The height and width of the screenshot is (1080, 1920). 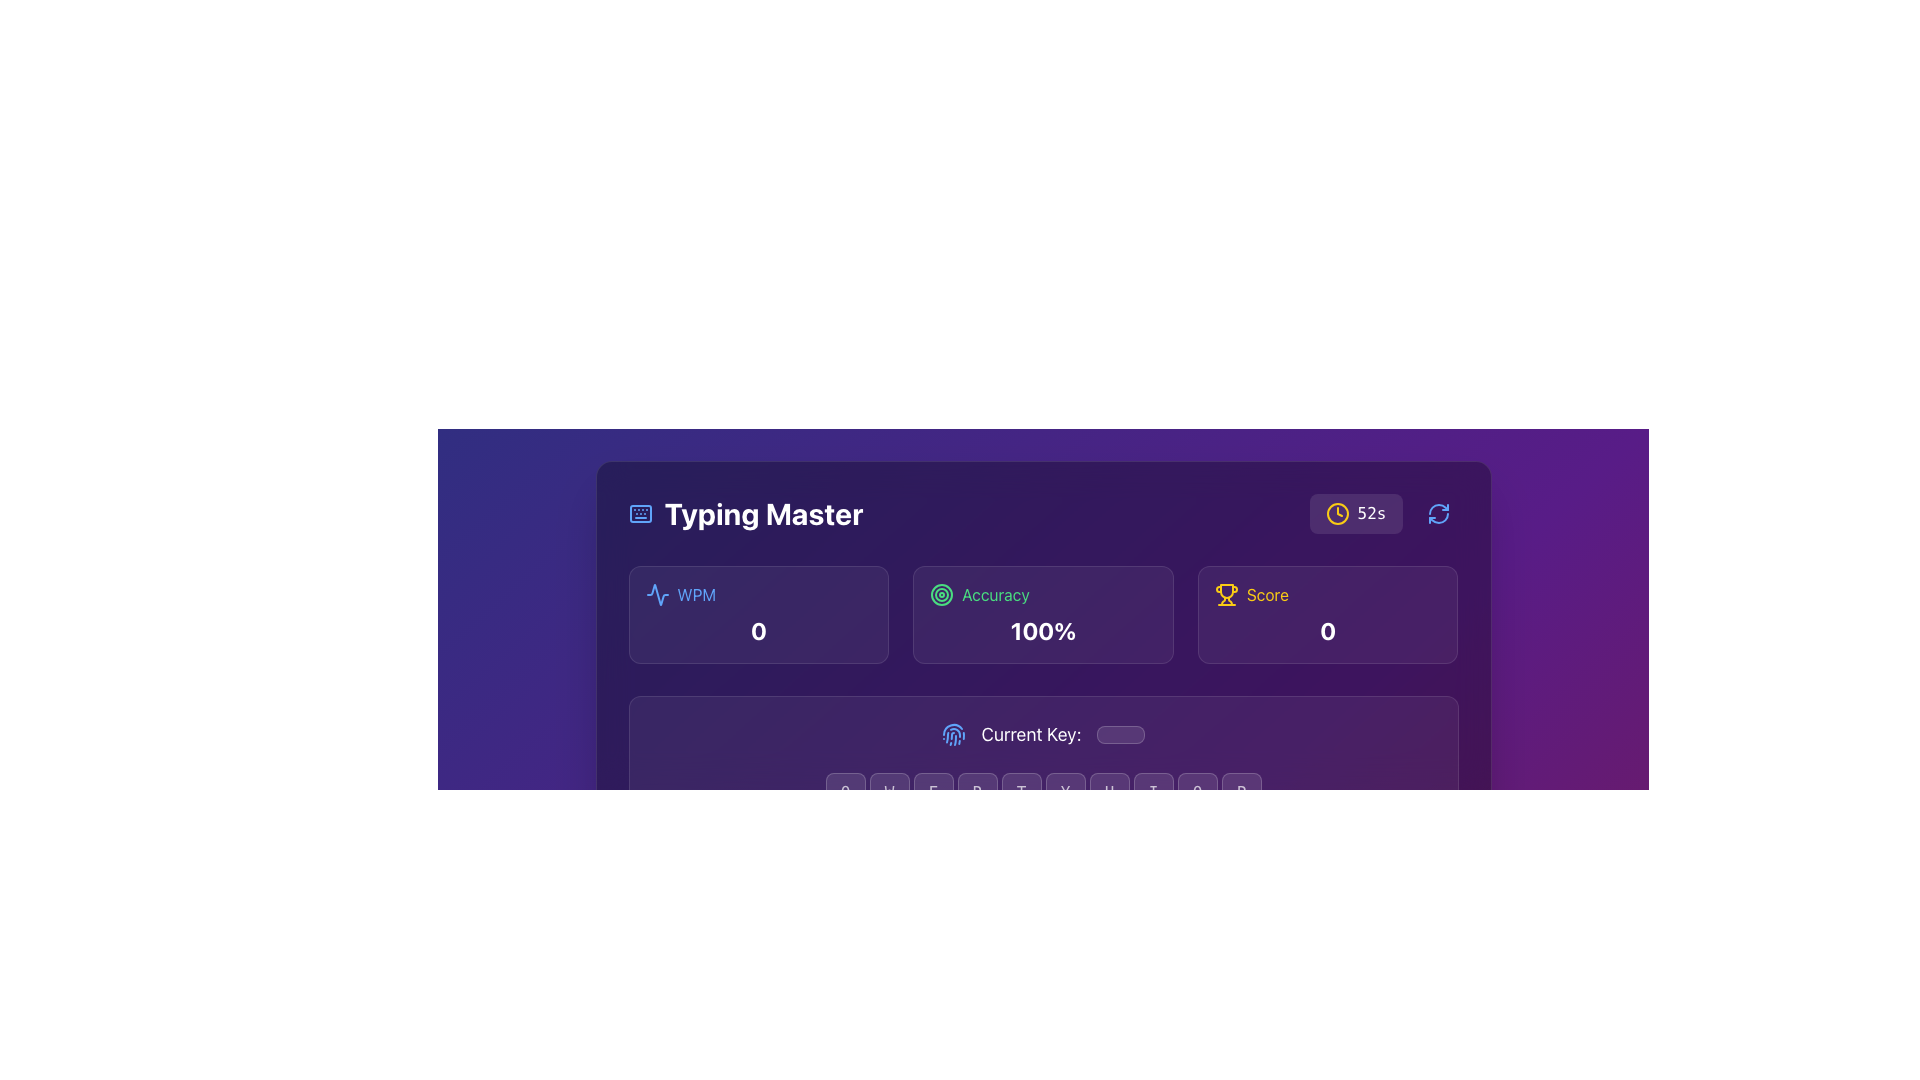 I want to click on the refresh button located at the top right portion of the interface, next to the time display labeled '56s', so click(x=1437, y=512).